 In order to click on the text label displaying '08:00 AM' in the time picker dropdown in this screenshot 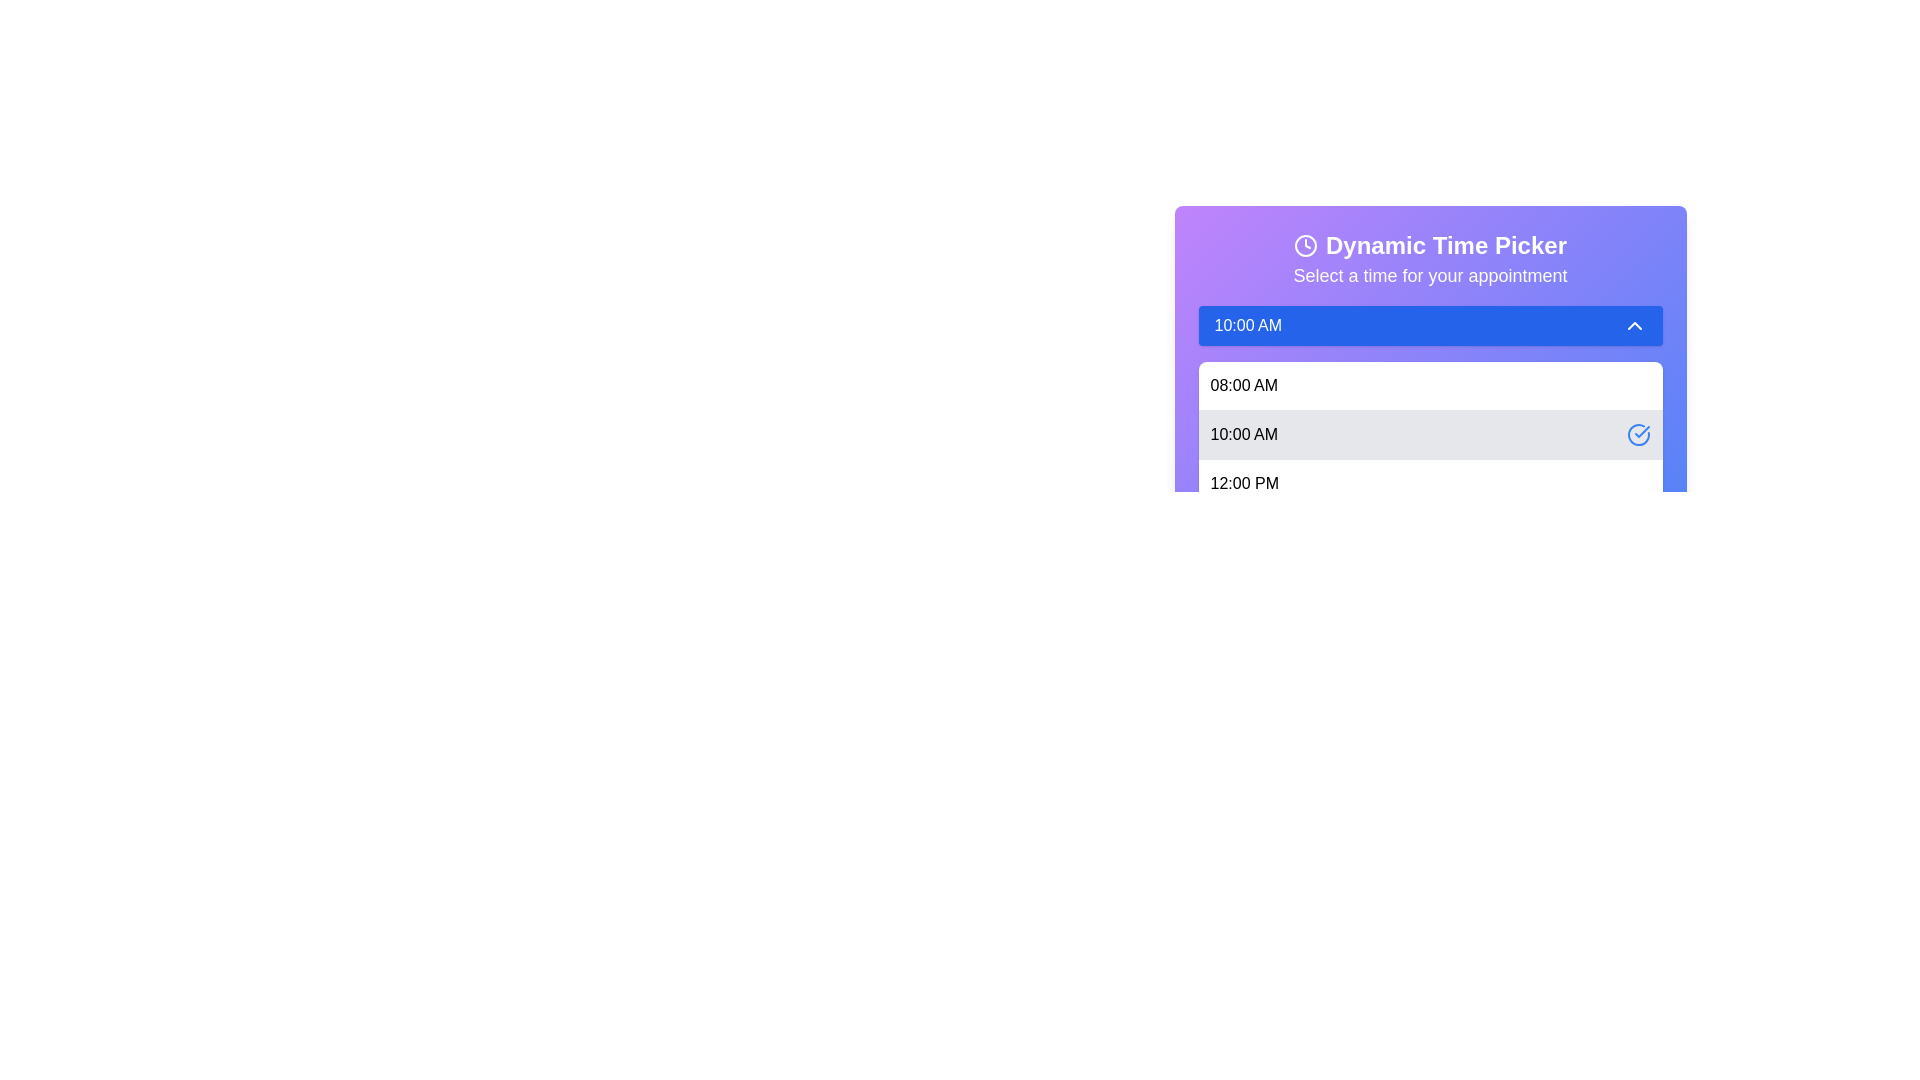, I will do `click(1243, 385)`.